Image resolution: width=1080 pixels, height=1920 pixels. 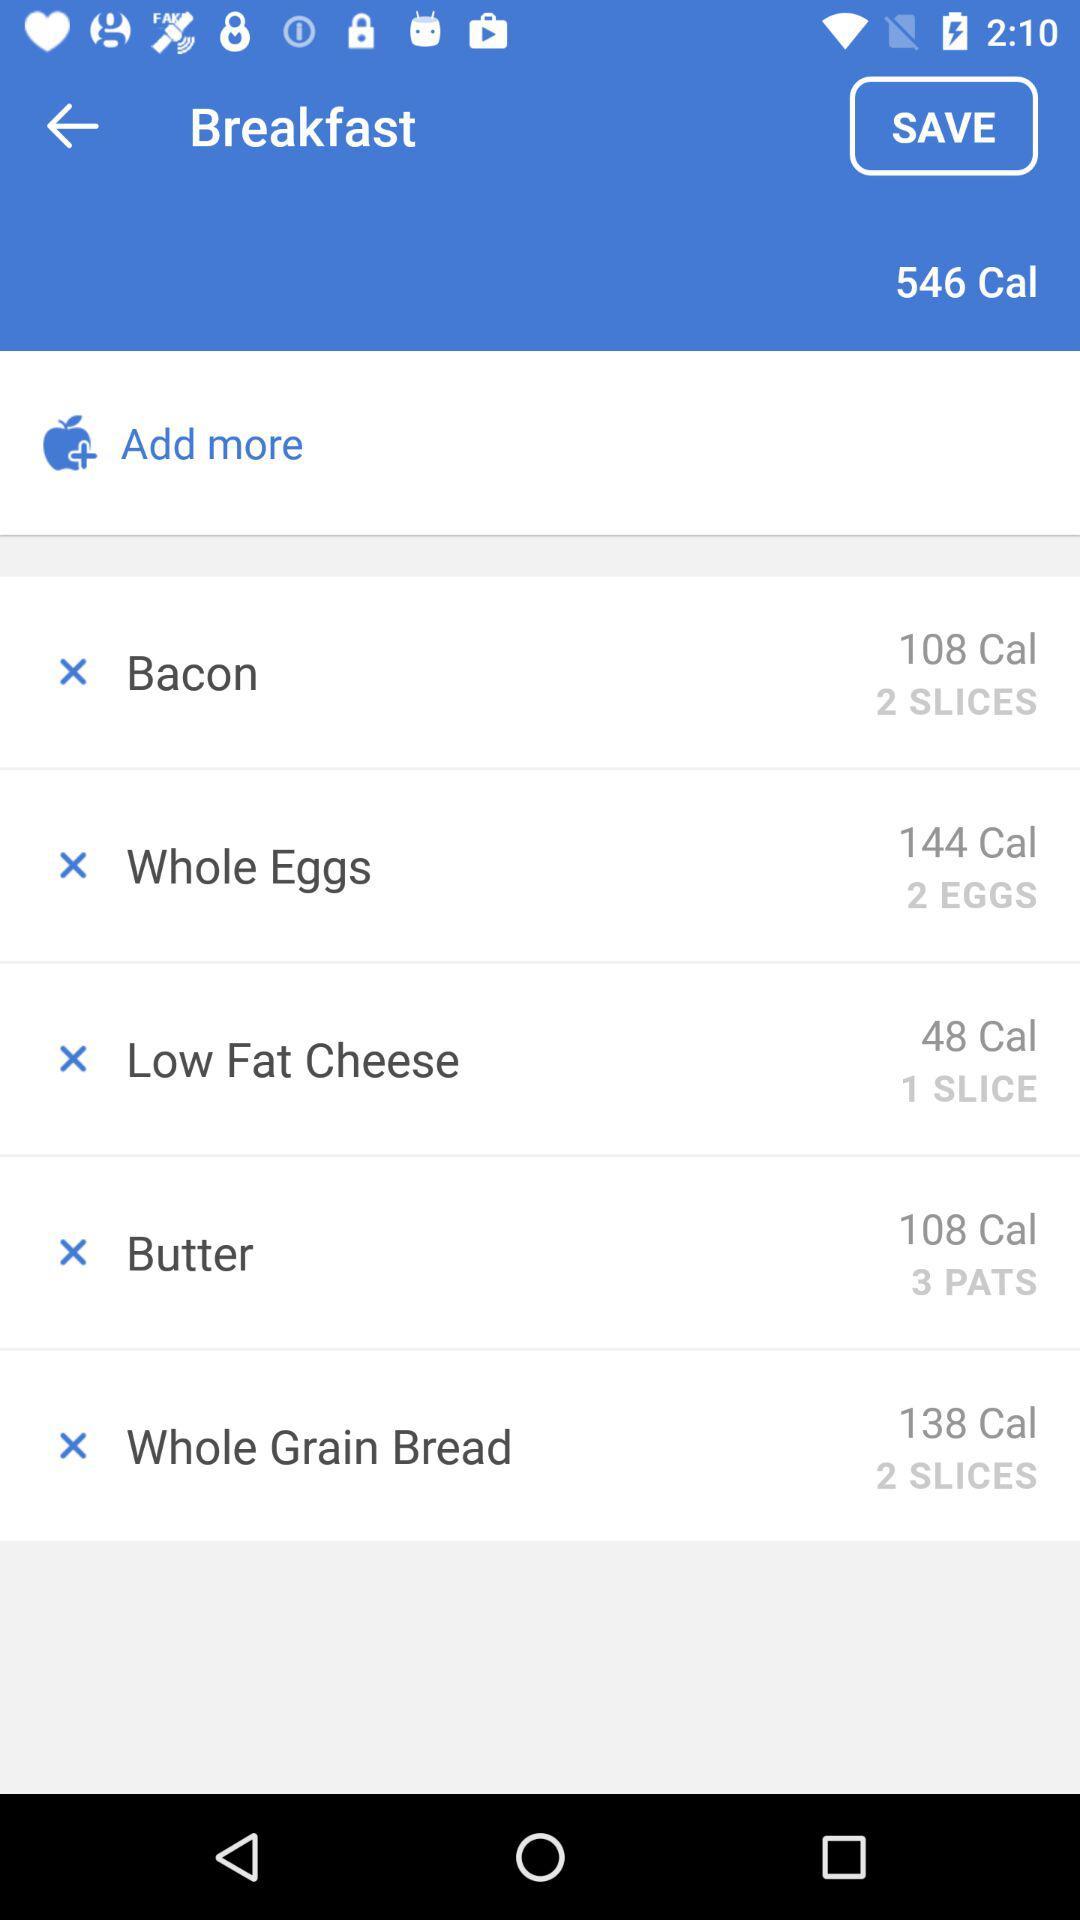 What do you see at coordinates (966, 840) in the screenshot?
I see `the item below 2 slices item` at bounding box center [966, 840].